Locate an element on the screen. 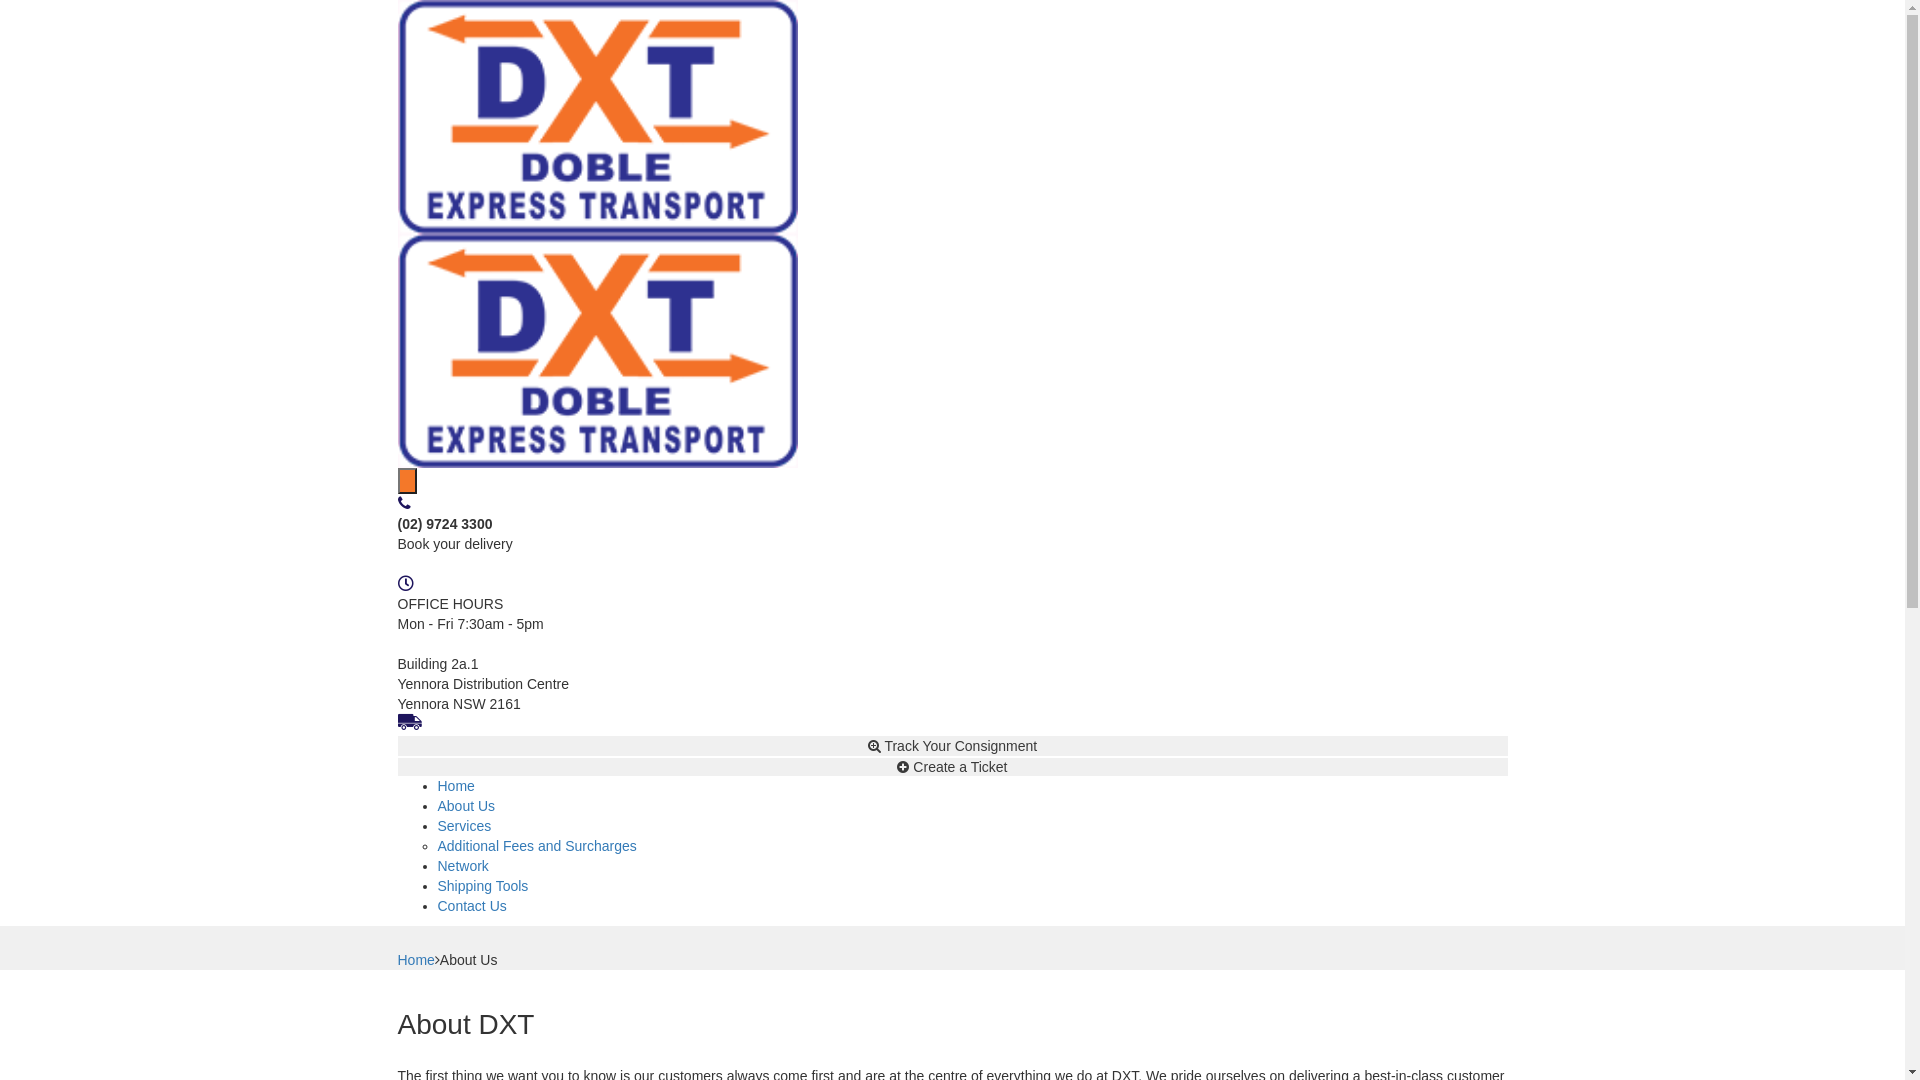 This screenshot has height=1080, width=1920. 'Create a Ticket' is located at coordinates (952, 766).